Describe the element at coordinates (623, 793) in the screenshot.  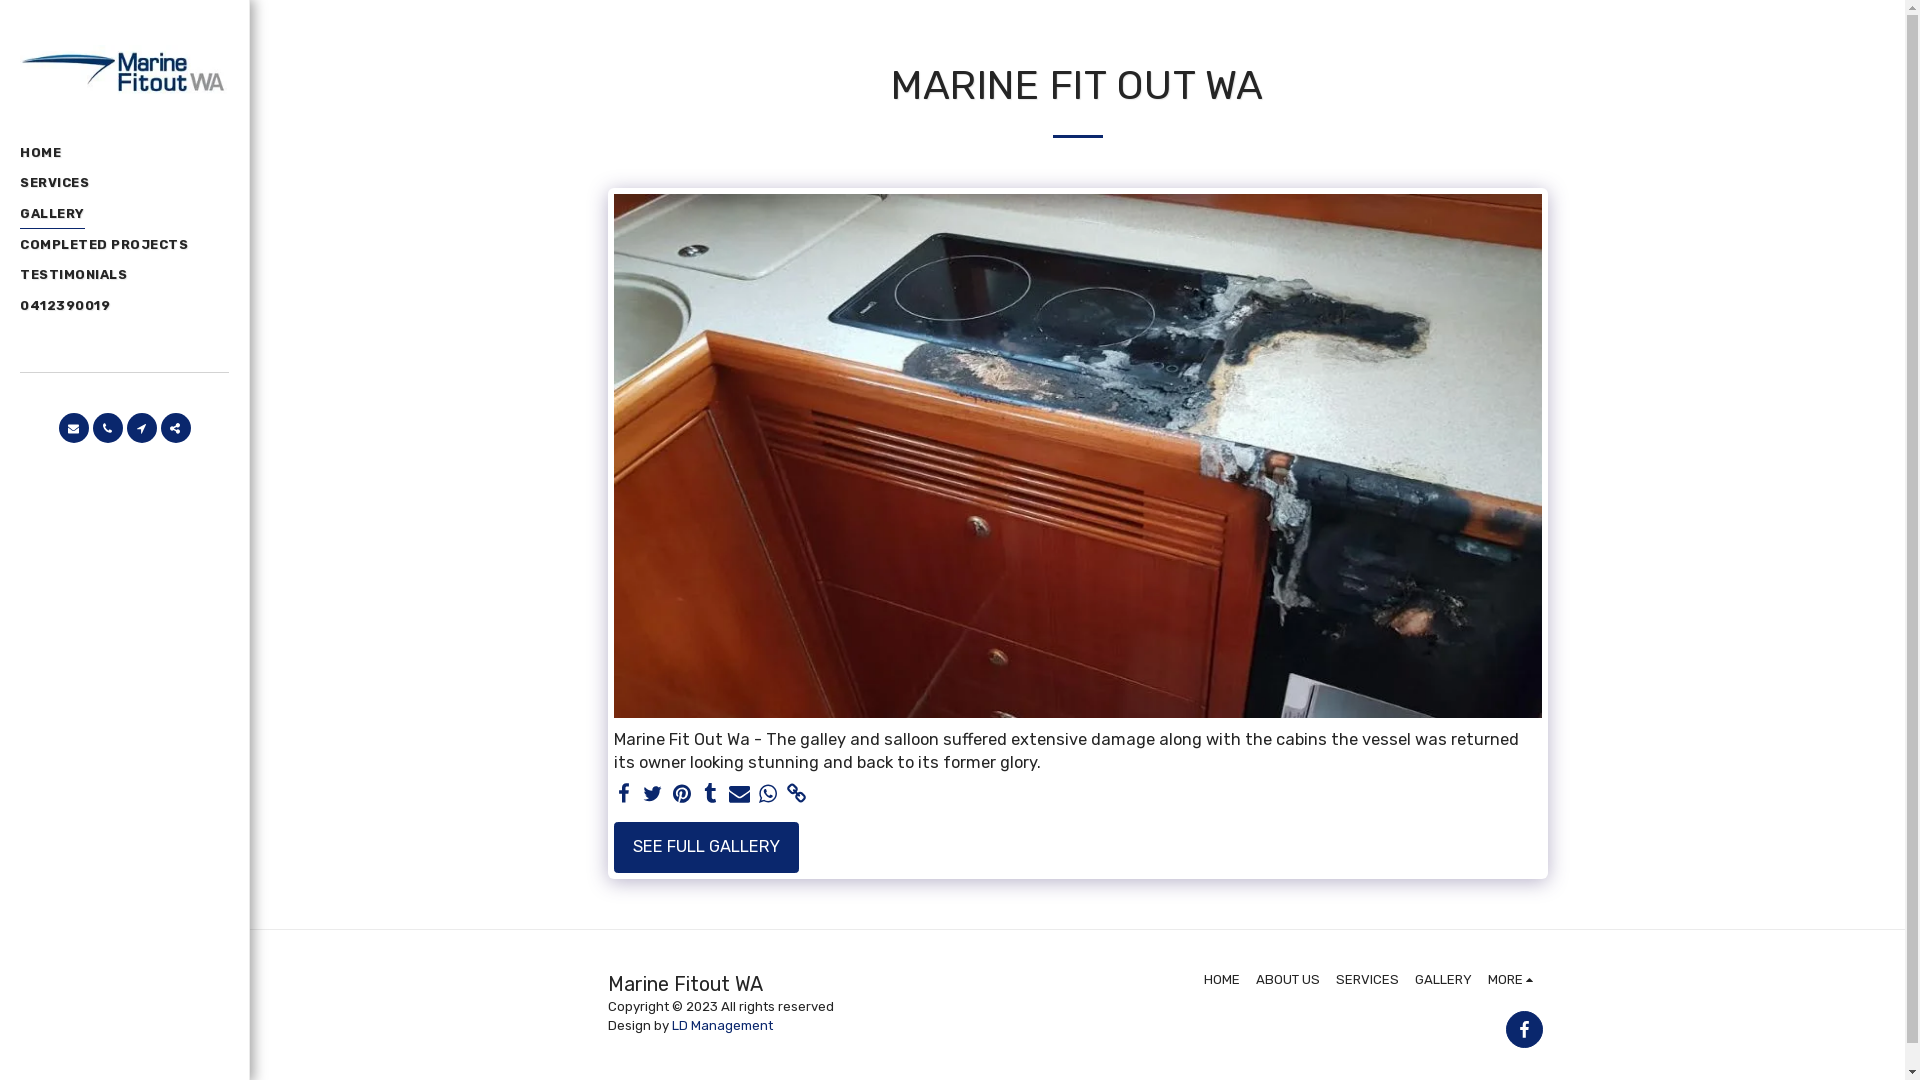
I see `' '` at that location.